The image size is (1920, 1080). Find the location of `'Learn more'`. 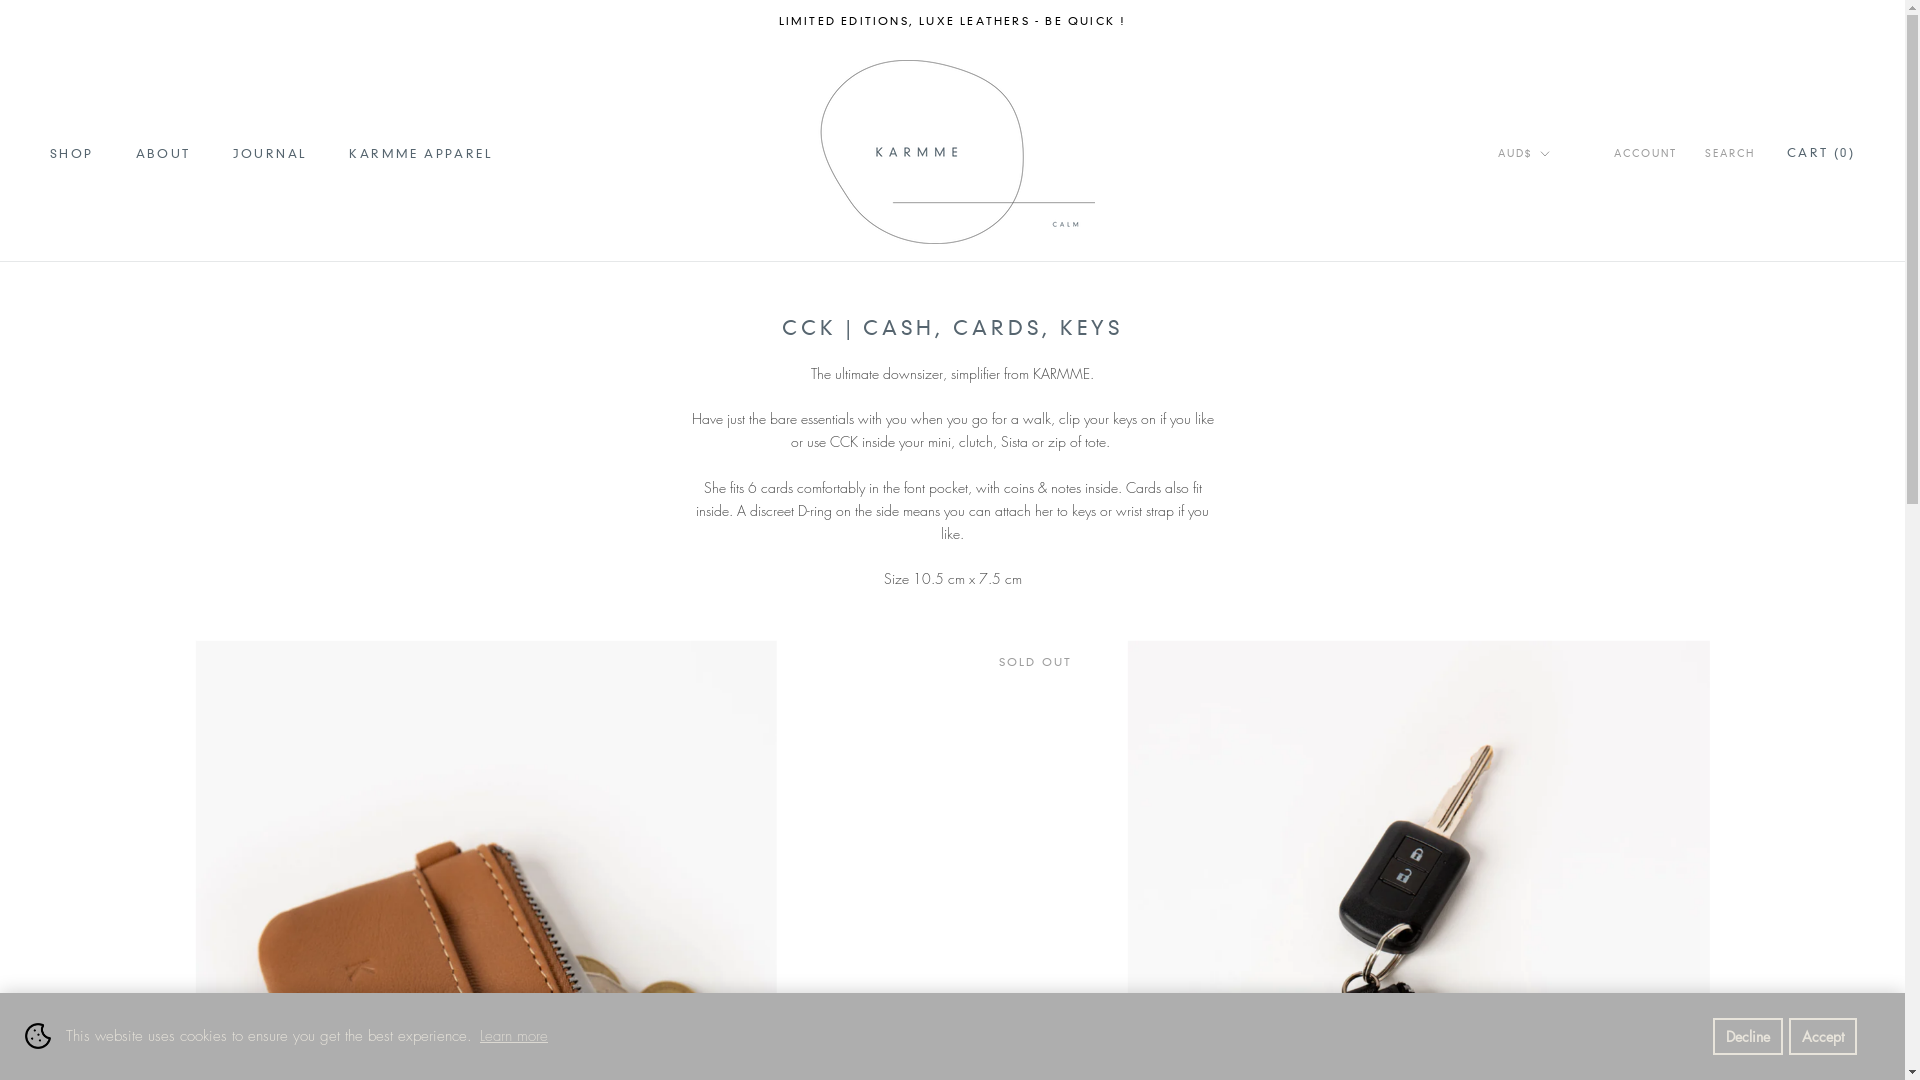

'Learn more' is located at coordinates (513, 1035).